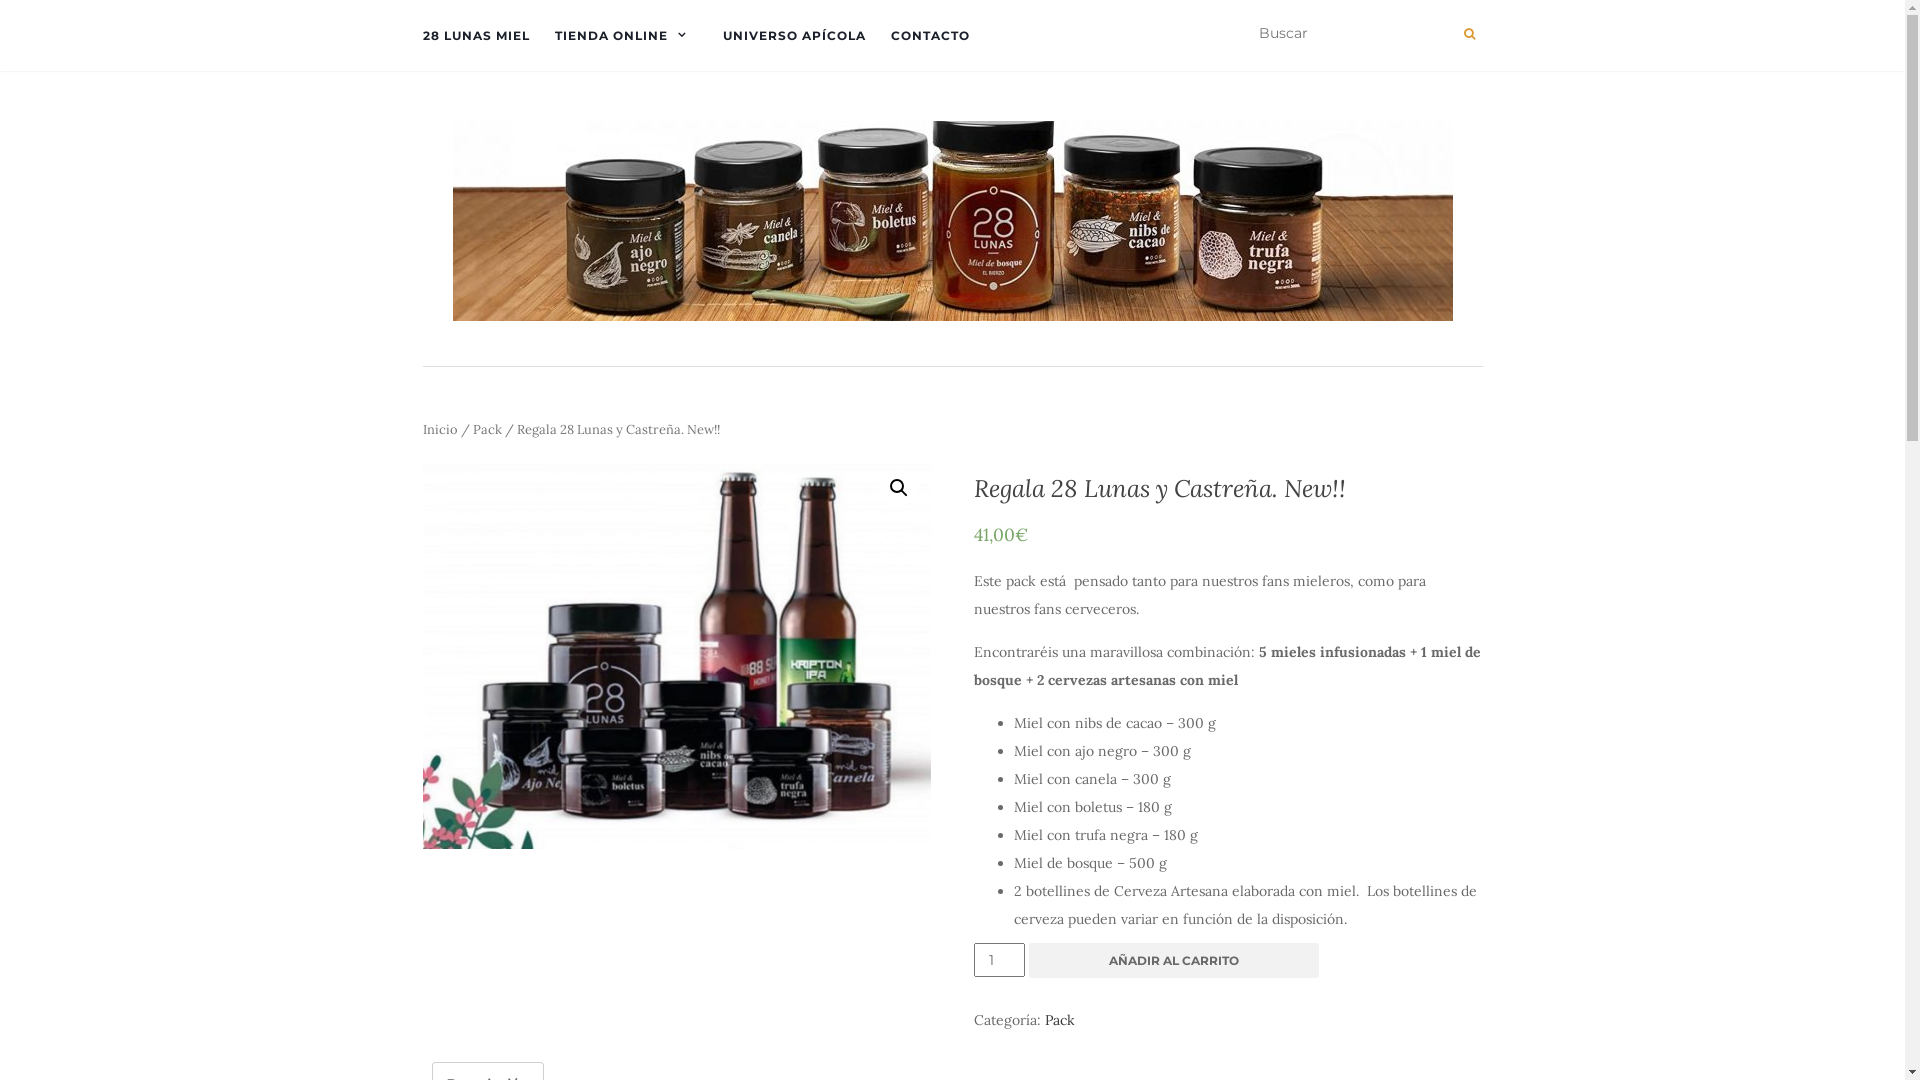  Describe the element at coordinates (438, 428) in the screenshot. I see `'Inicio'` at that location.